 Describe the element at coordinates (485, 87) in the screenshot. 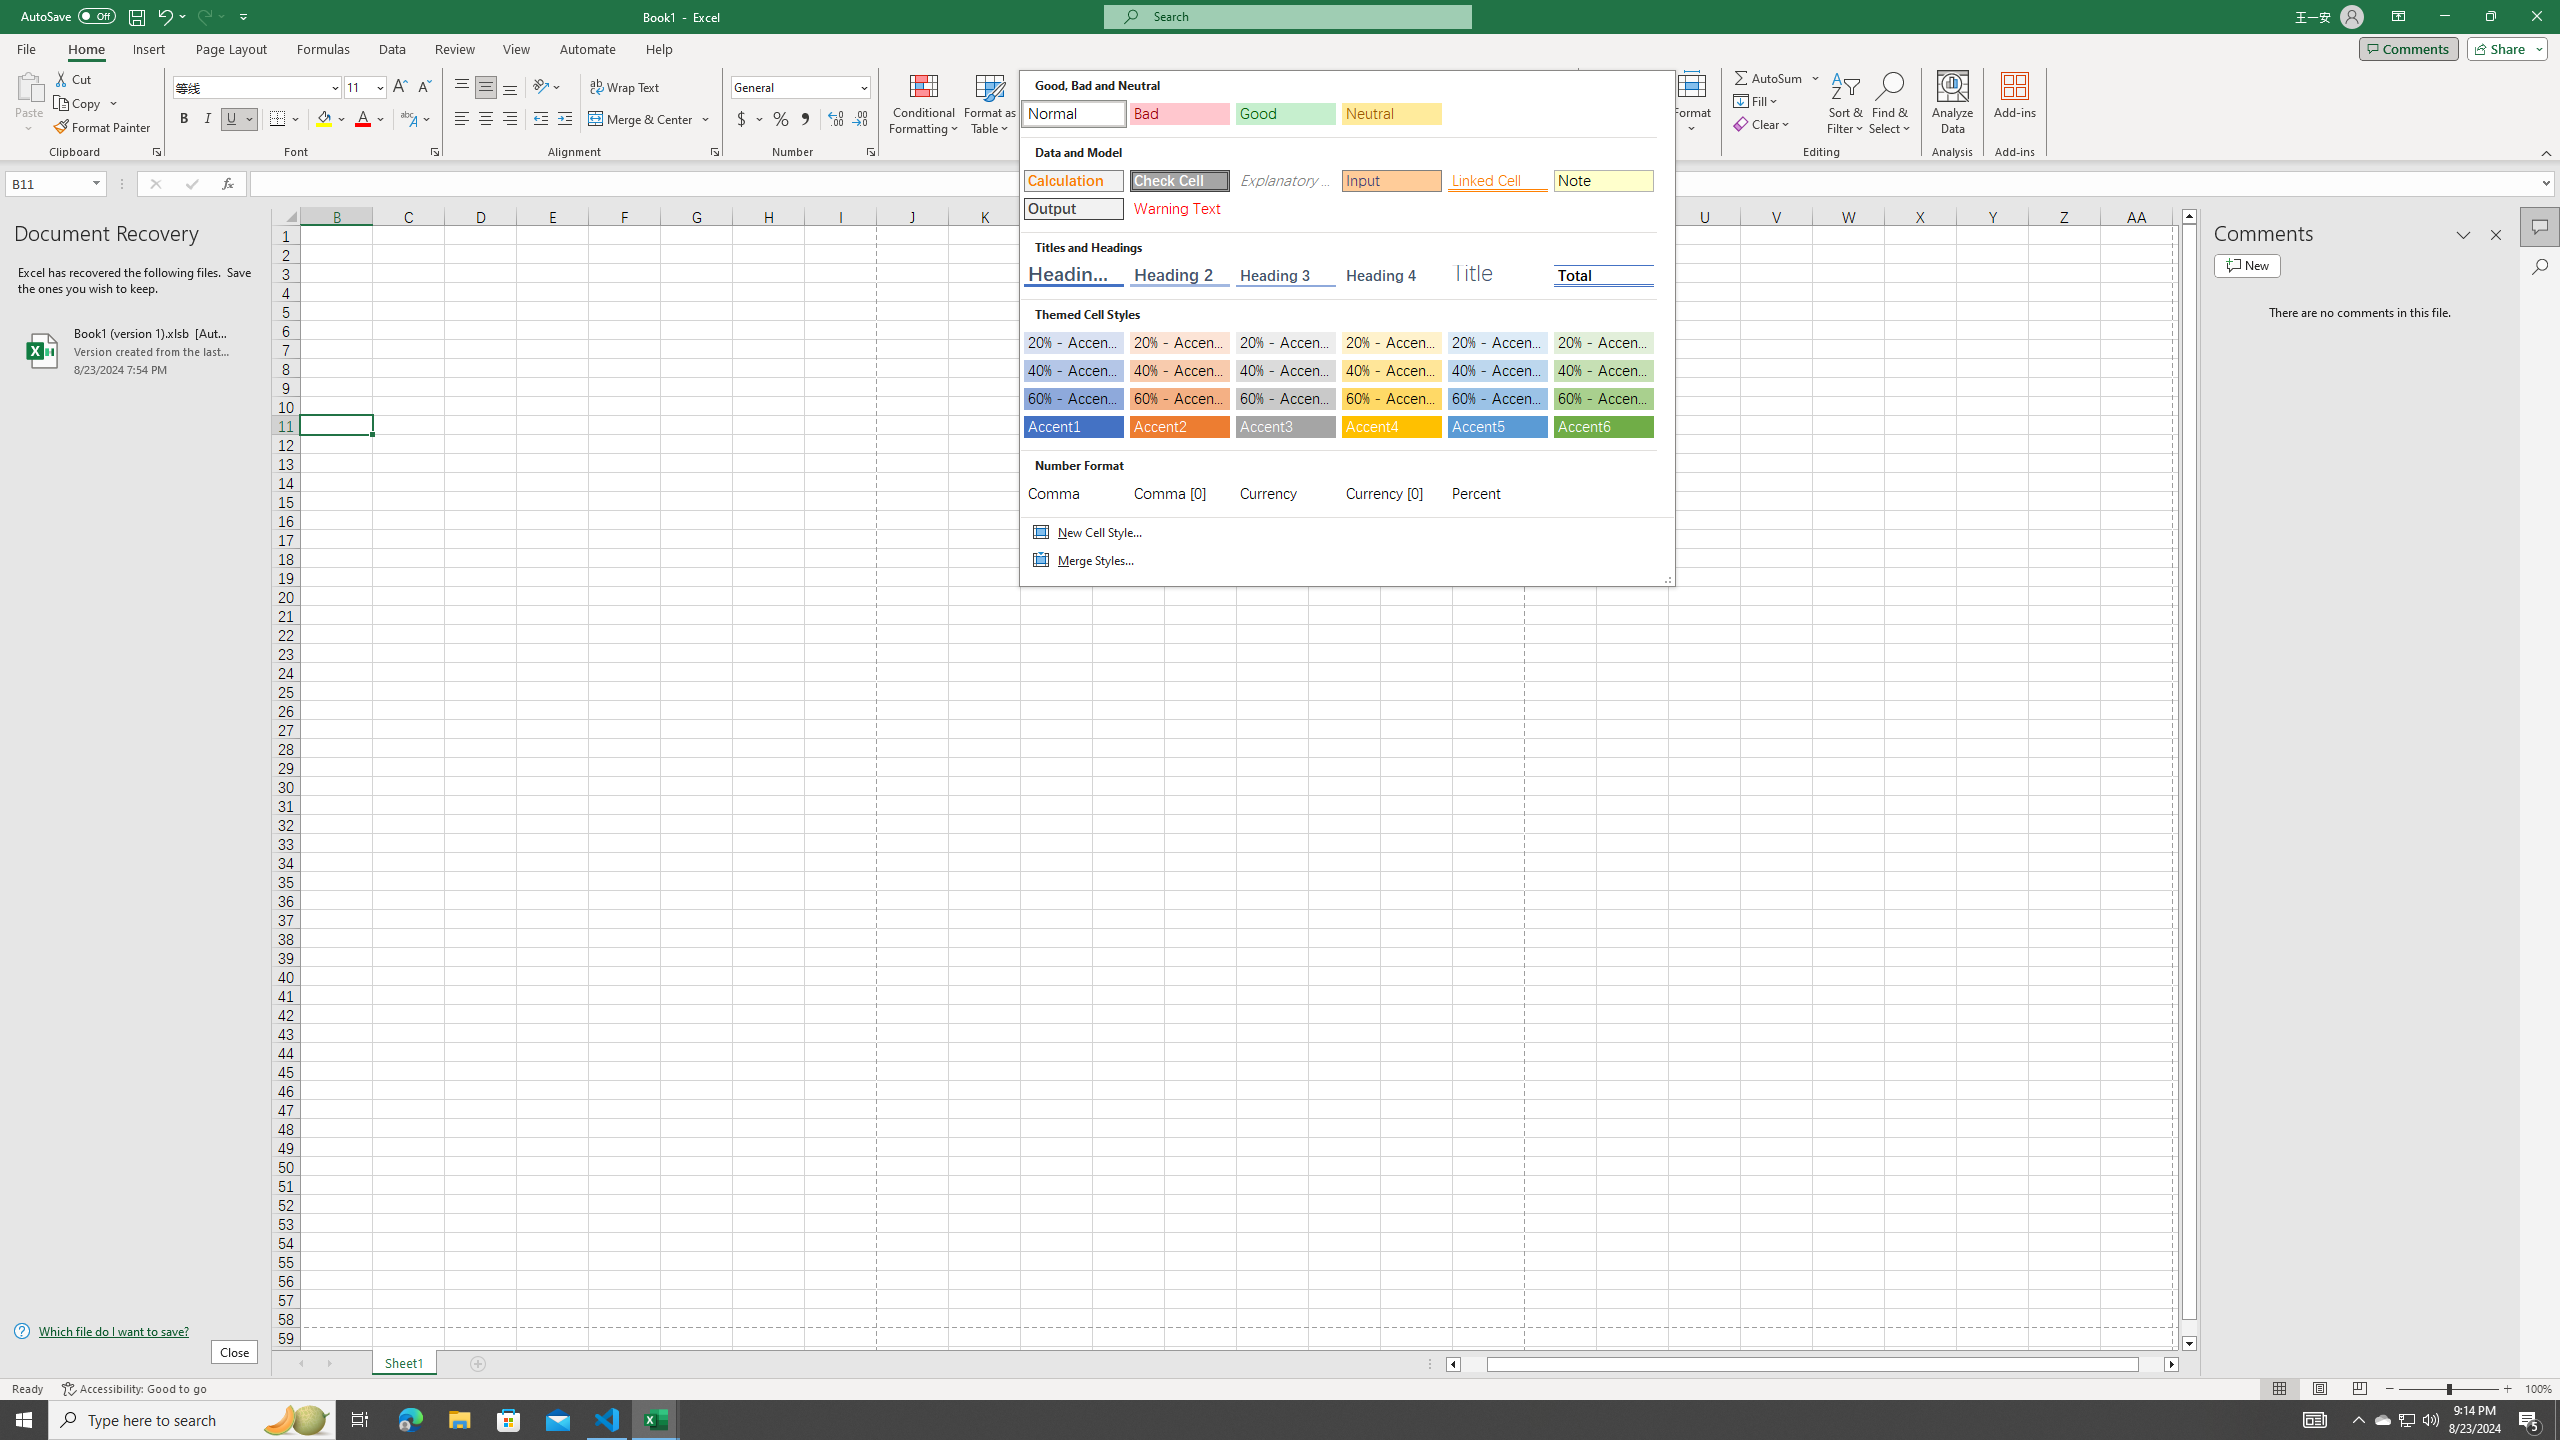

I see `'Middle Align'` at that location.